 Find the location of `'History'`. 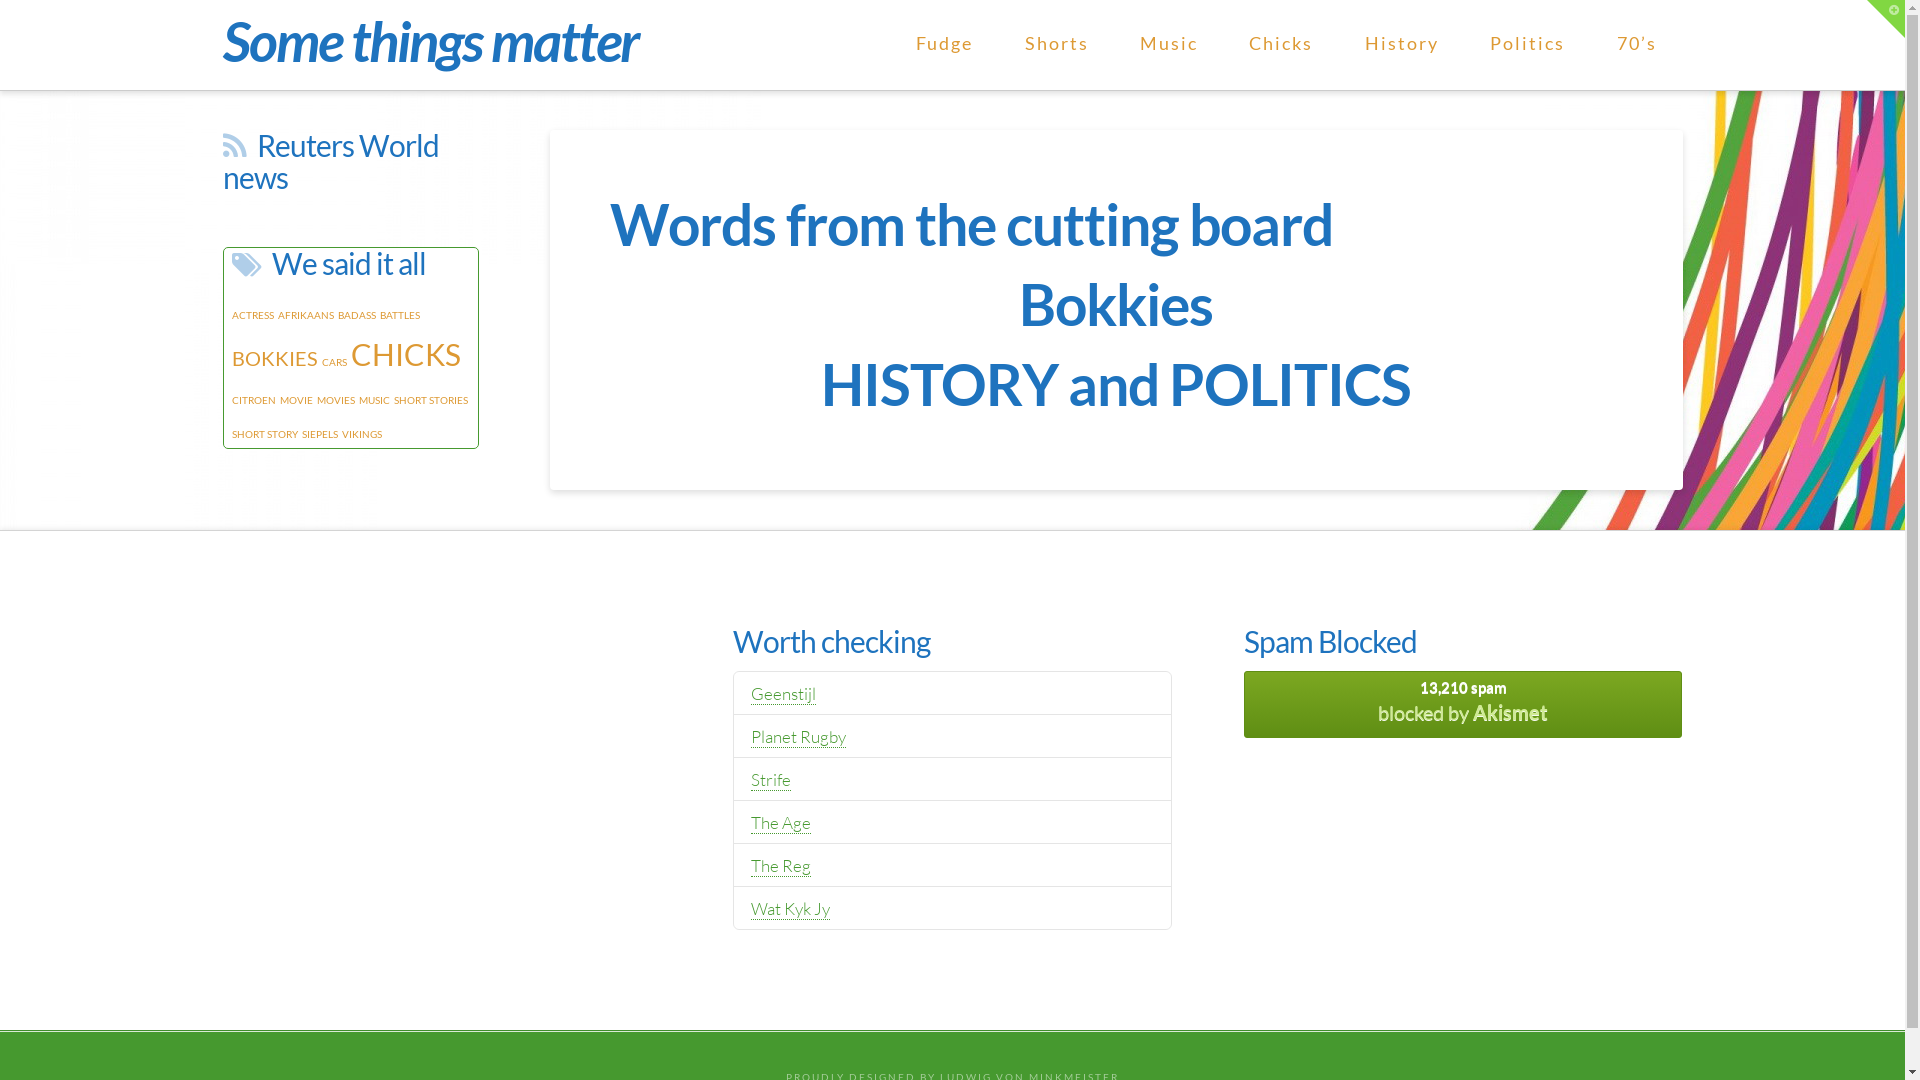

'History' is located at coordinates (1400, 45).